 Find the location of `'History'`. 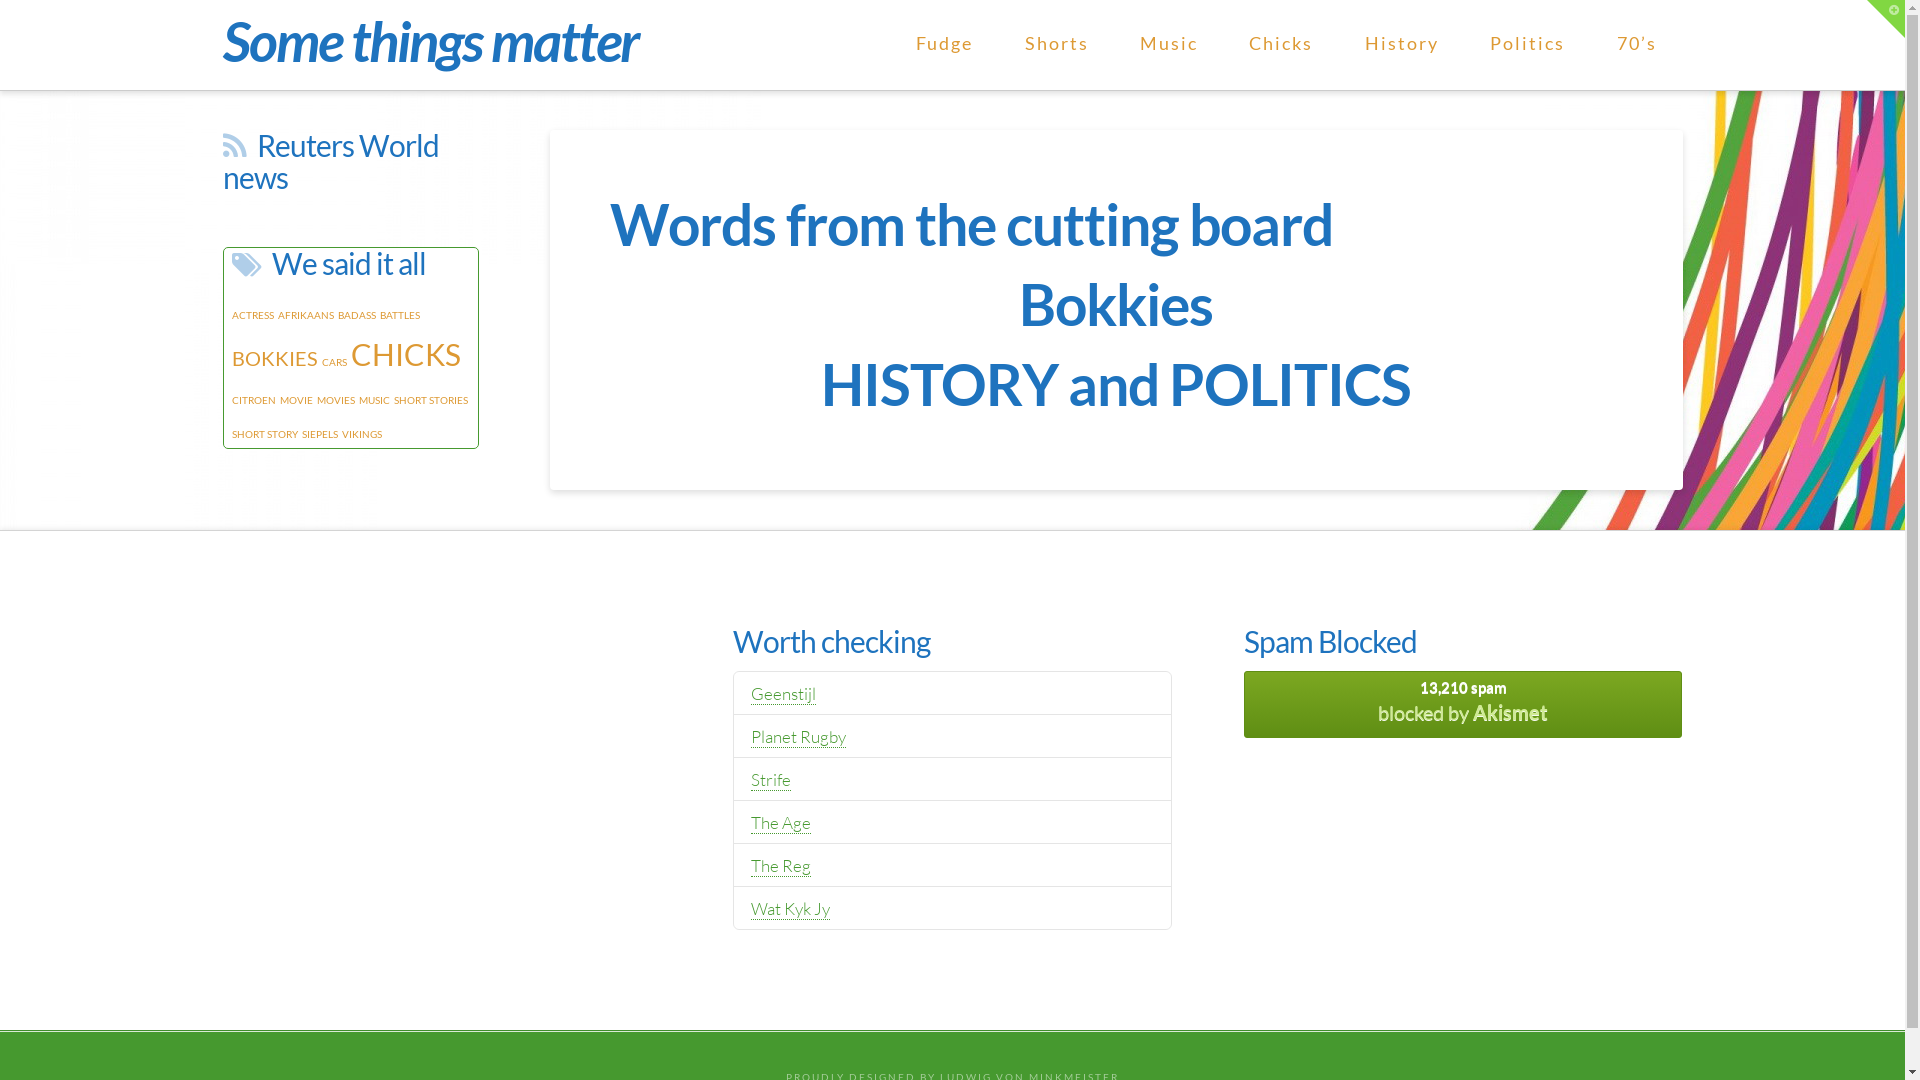

'History' is located at coordinates (1400, 45).